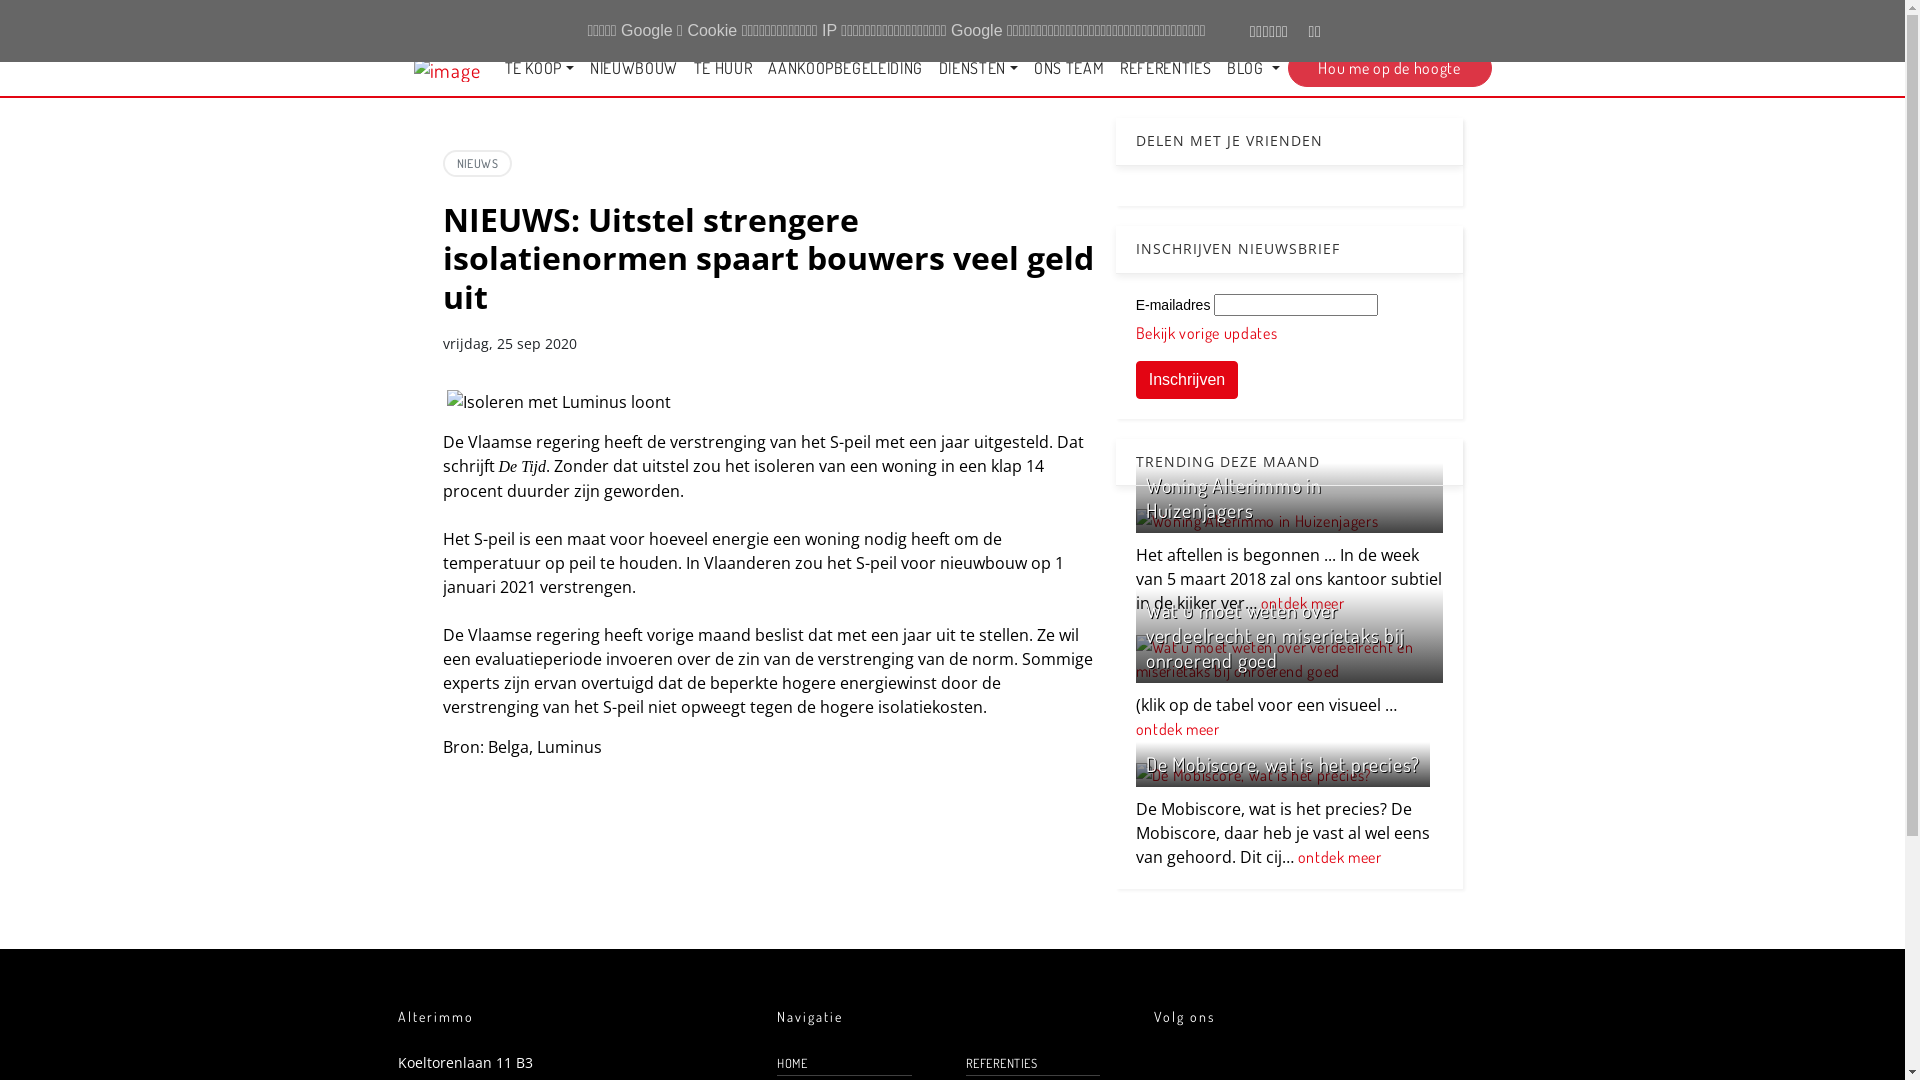 Image resolution: width=1920 pixels, height=1080 pixels. What do you see at coordinates (930, 67) in the screenshot?
I see `'DIENSTEN'` at bounding box center [930, 67].